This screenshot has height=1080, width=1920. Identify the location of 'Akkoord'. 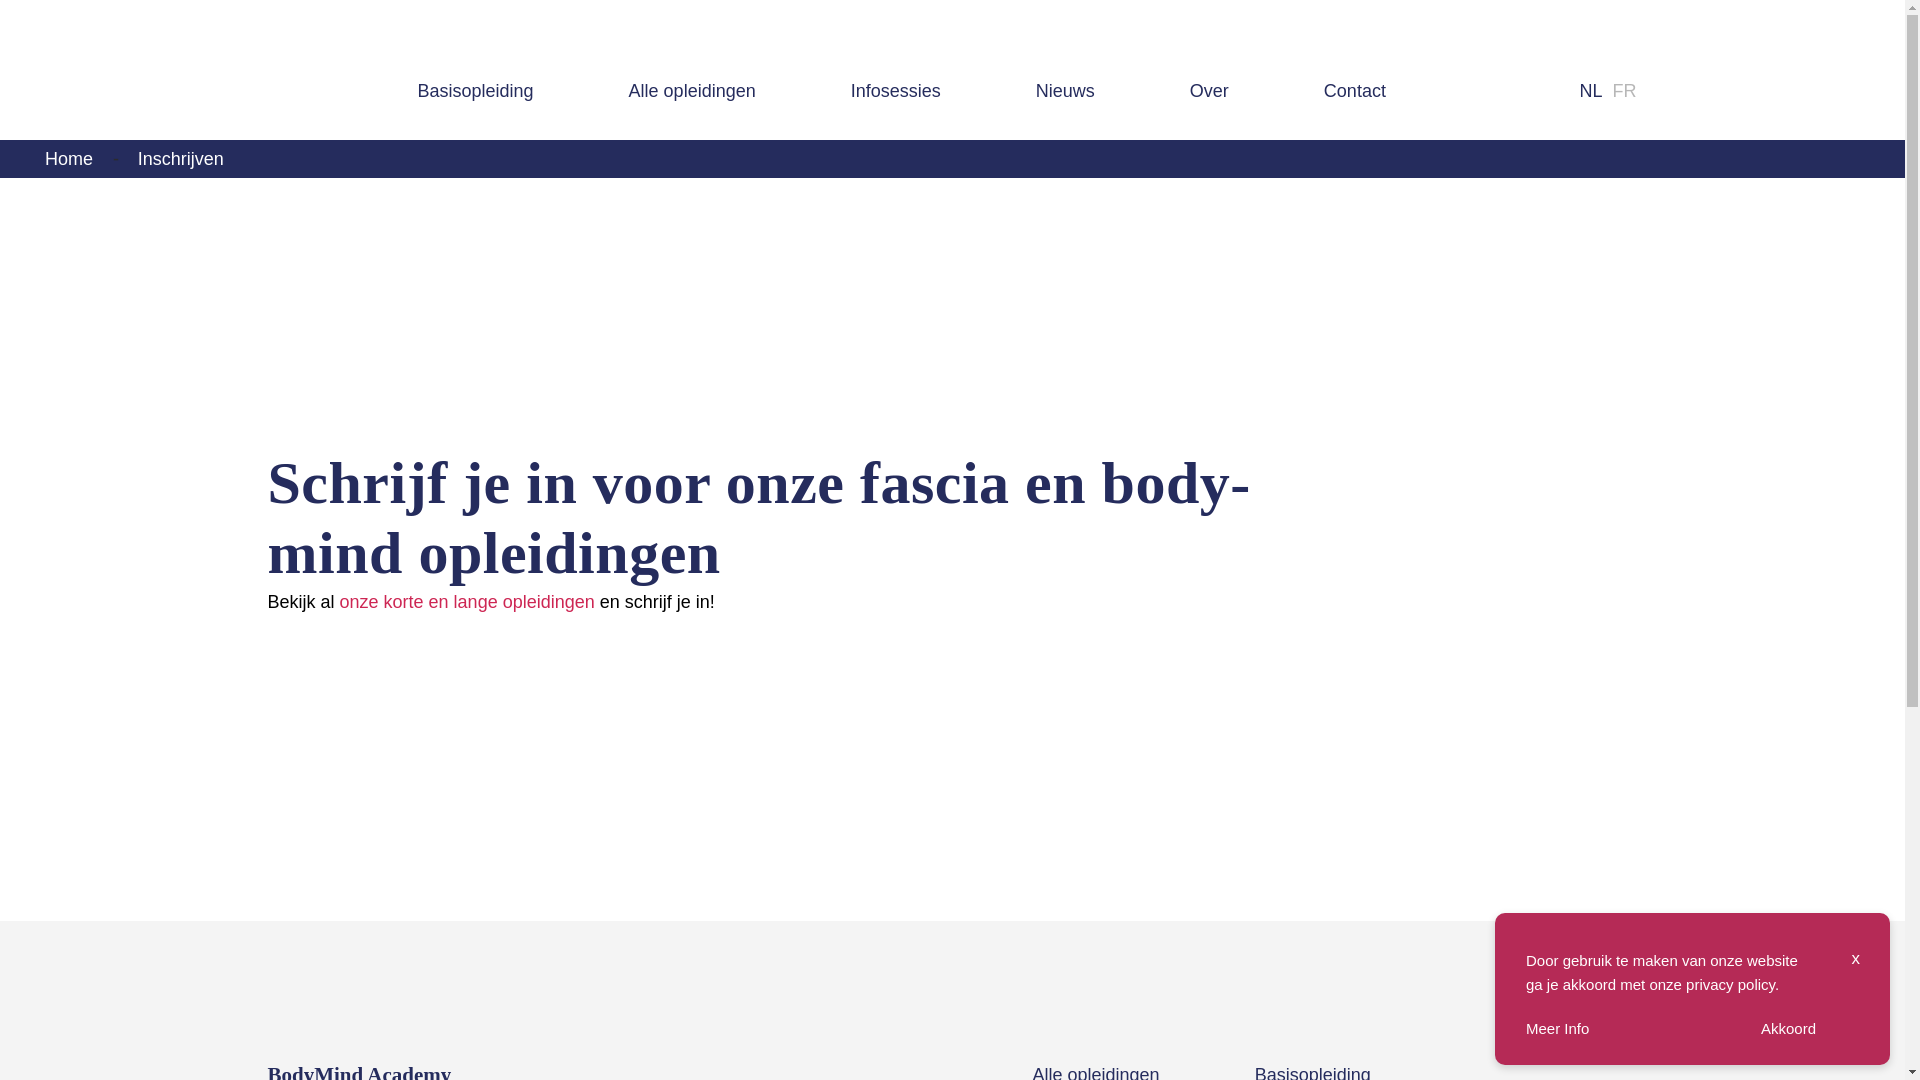
(1788, 1029).